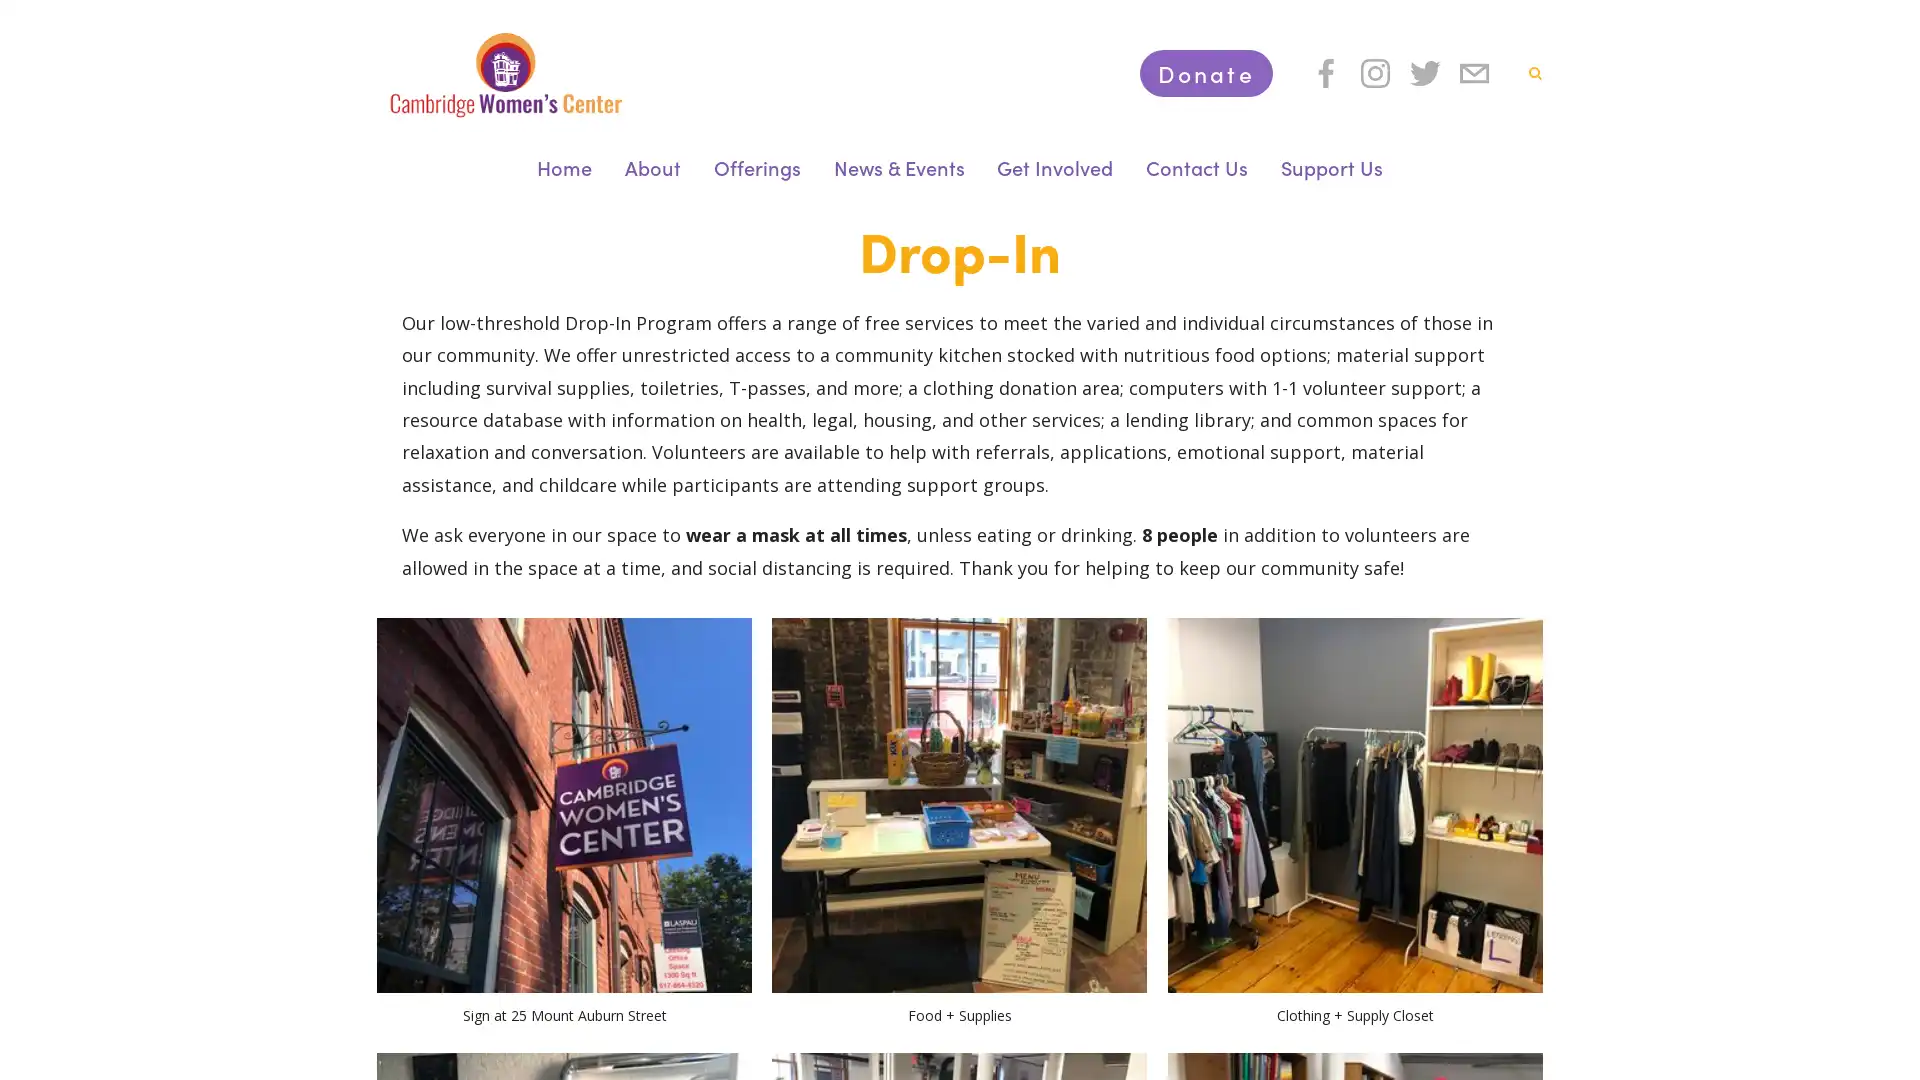 The image size is (1920, 1080). What do you see at coordinates (958, 804) in the screenshot?
I see `View fullsize Food + Supplies` at bounding box center [958, 804].